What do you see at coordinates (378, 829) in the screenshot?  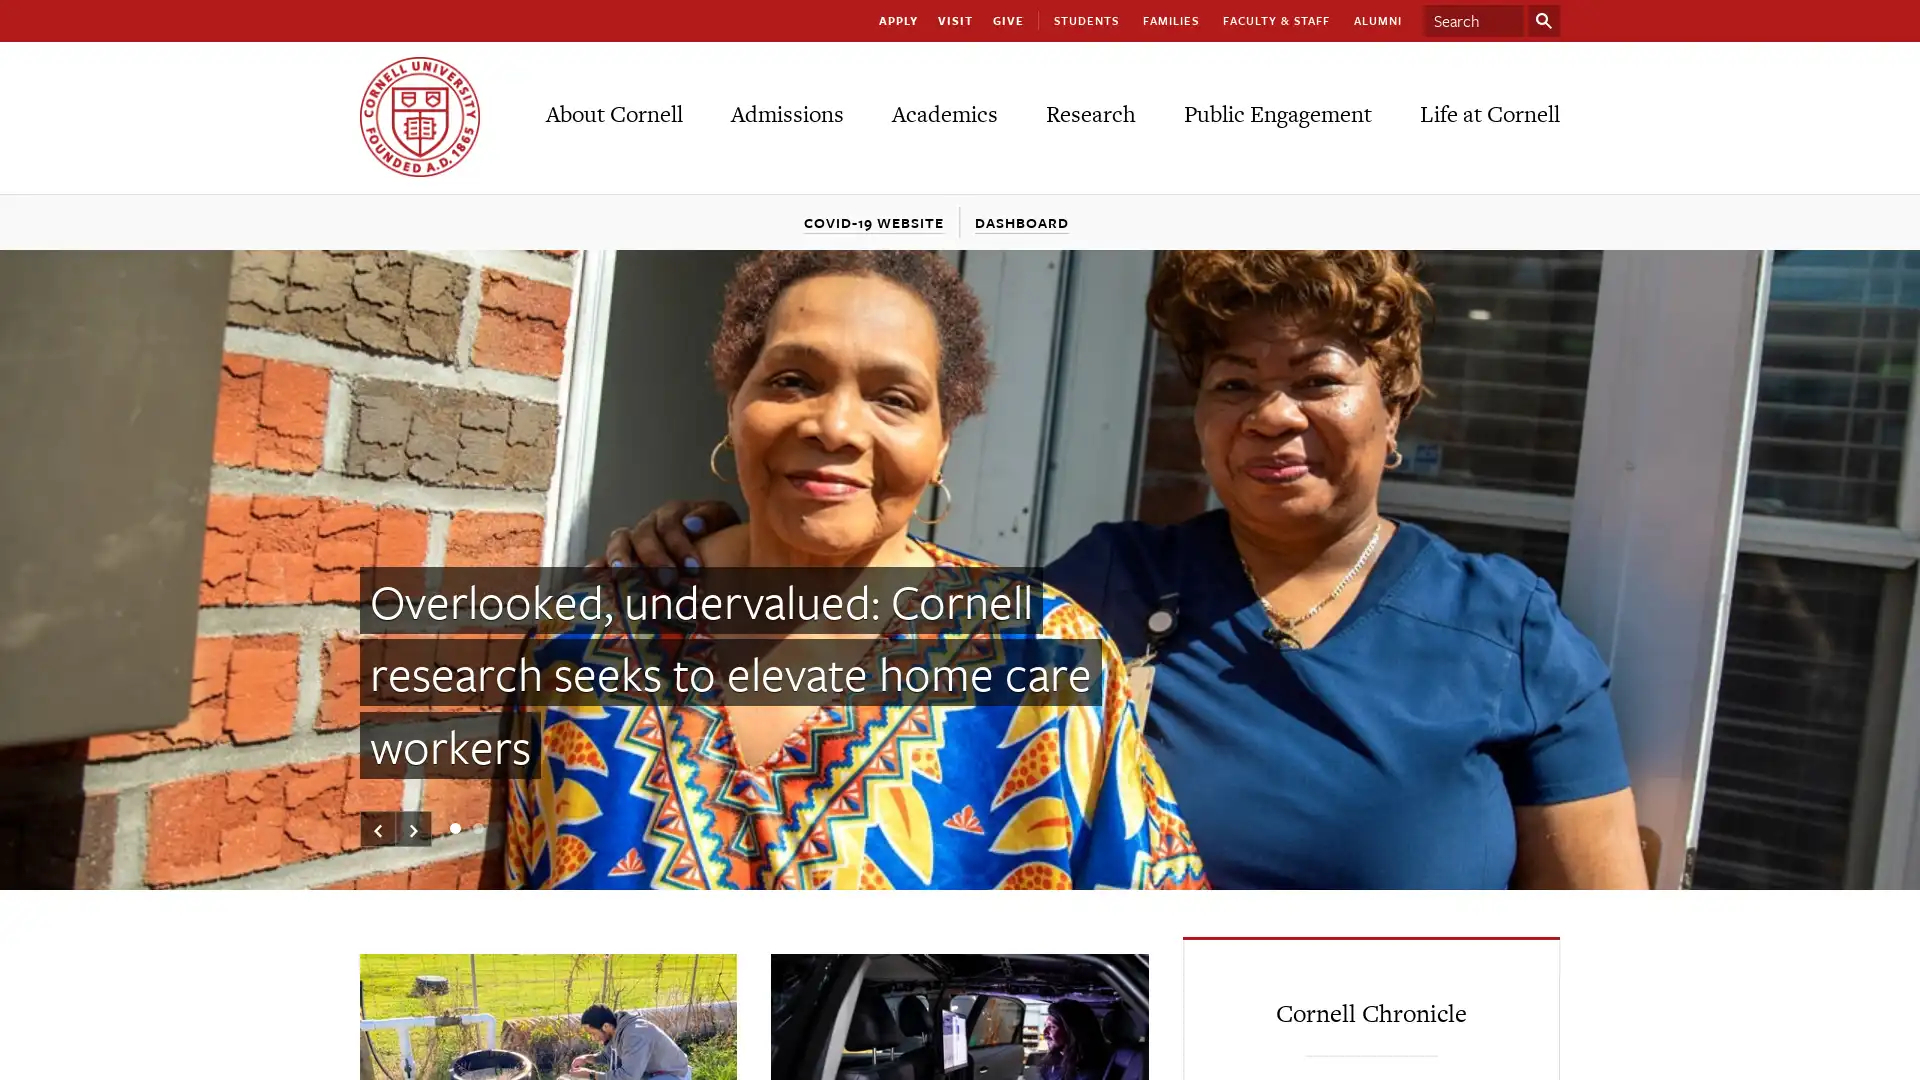 I see `Previous slide` at bounding box center [378, 829].